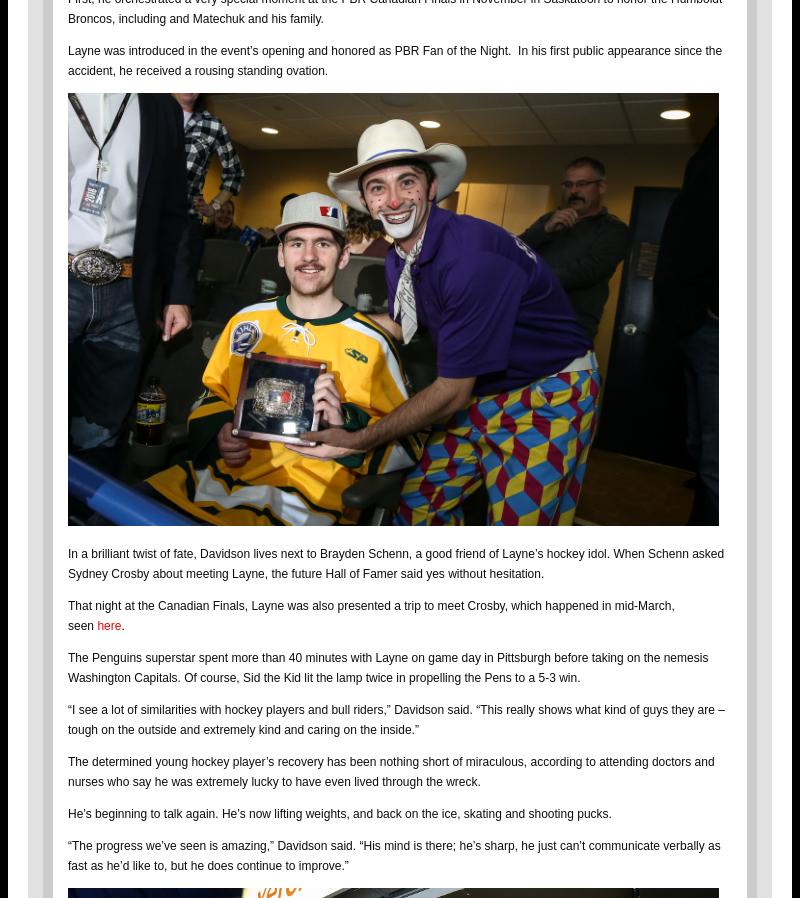 The height and width of the screenshot is (898, 800). I want to click on 'That night at the Canadian Finals, Layne was also presented a trip to meet Crosby, which happened in mid-March, seen', so click(369, 614).